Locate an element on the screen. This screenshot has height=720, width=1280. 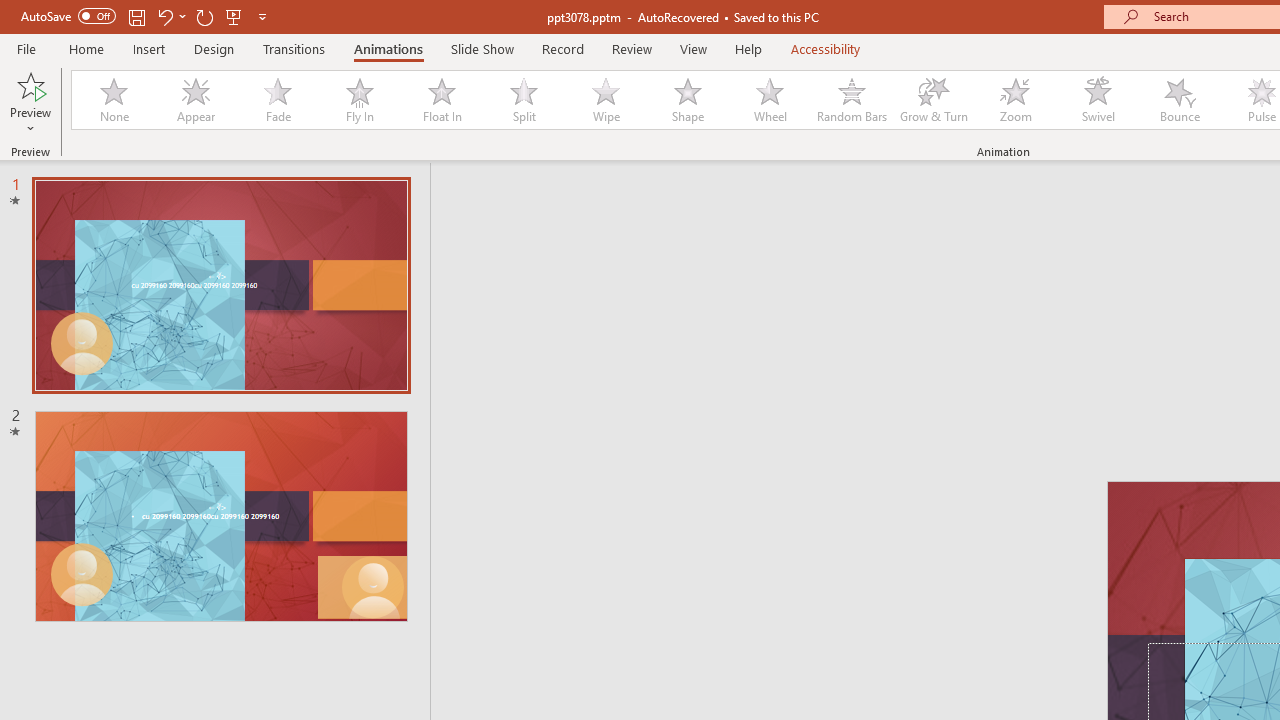
'Bounce' is located at coordinates (1180, 100).